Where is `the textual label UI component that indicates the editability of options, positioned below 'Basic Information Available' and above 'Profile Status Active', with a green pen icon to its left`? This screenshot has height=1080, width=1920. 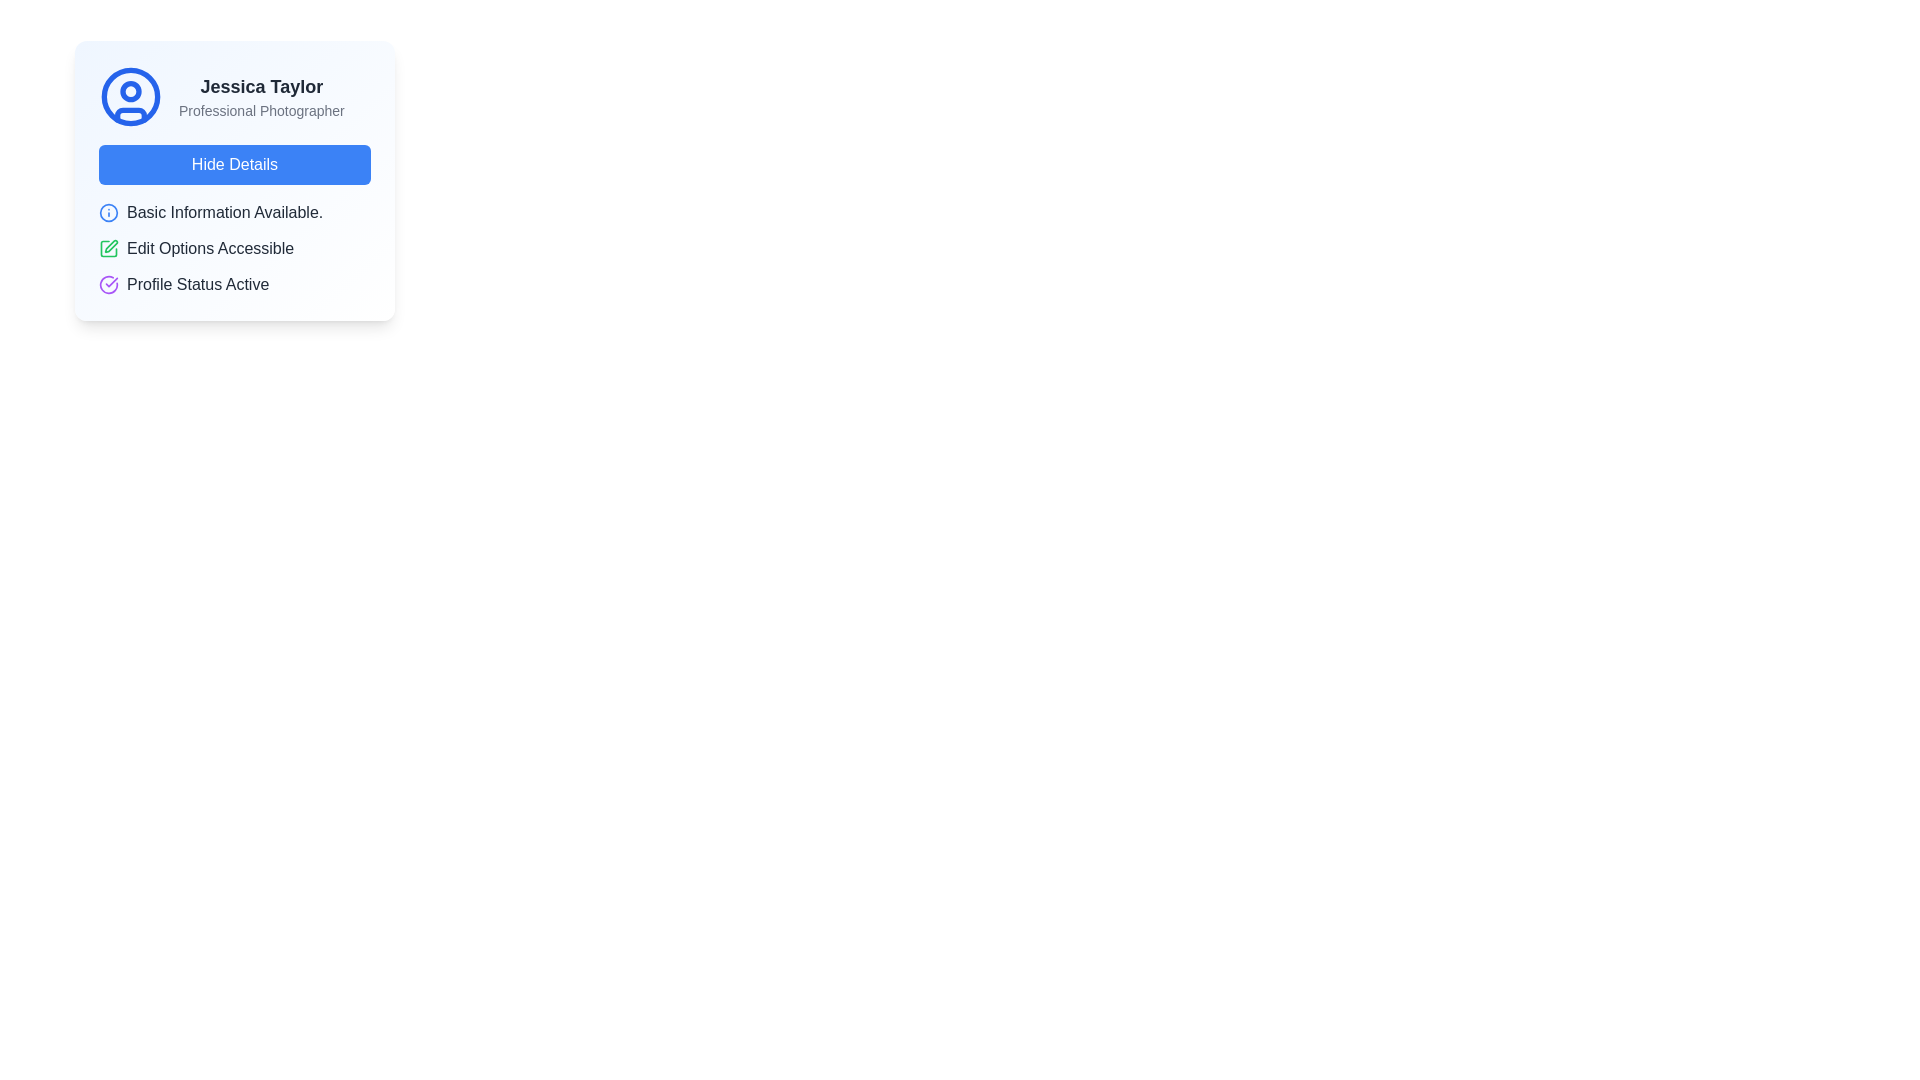
the textual label UI component that indicates the editability of options, positioned below 'Basic Information Available' and above 'Profile Status Active', with a green pen icon to its left is located at coordinates (210, 248).